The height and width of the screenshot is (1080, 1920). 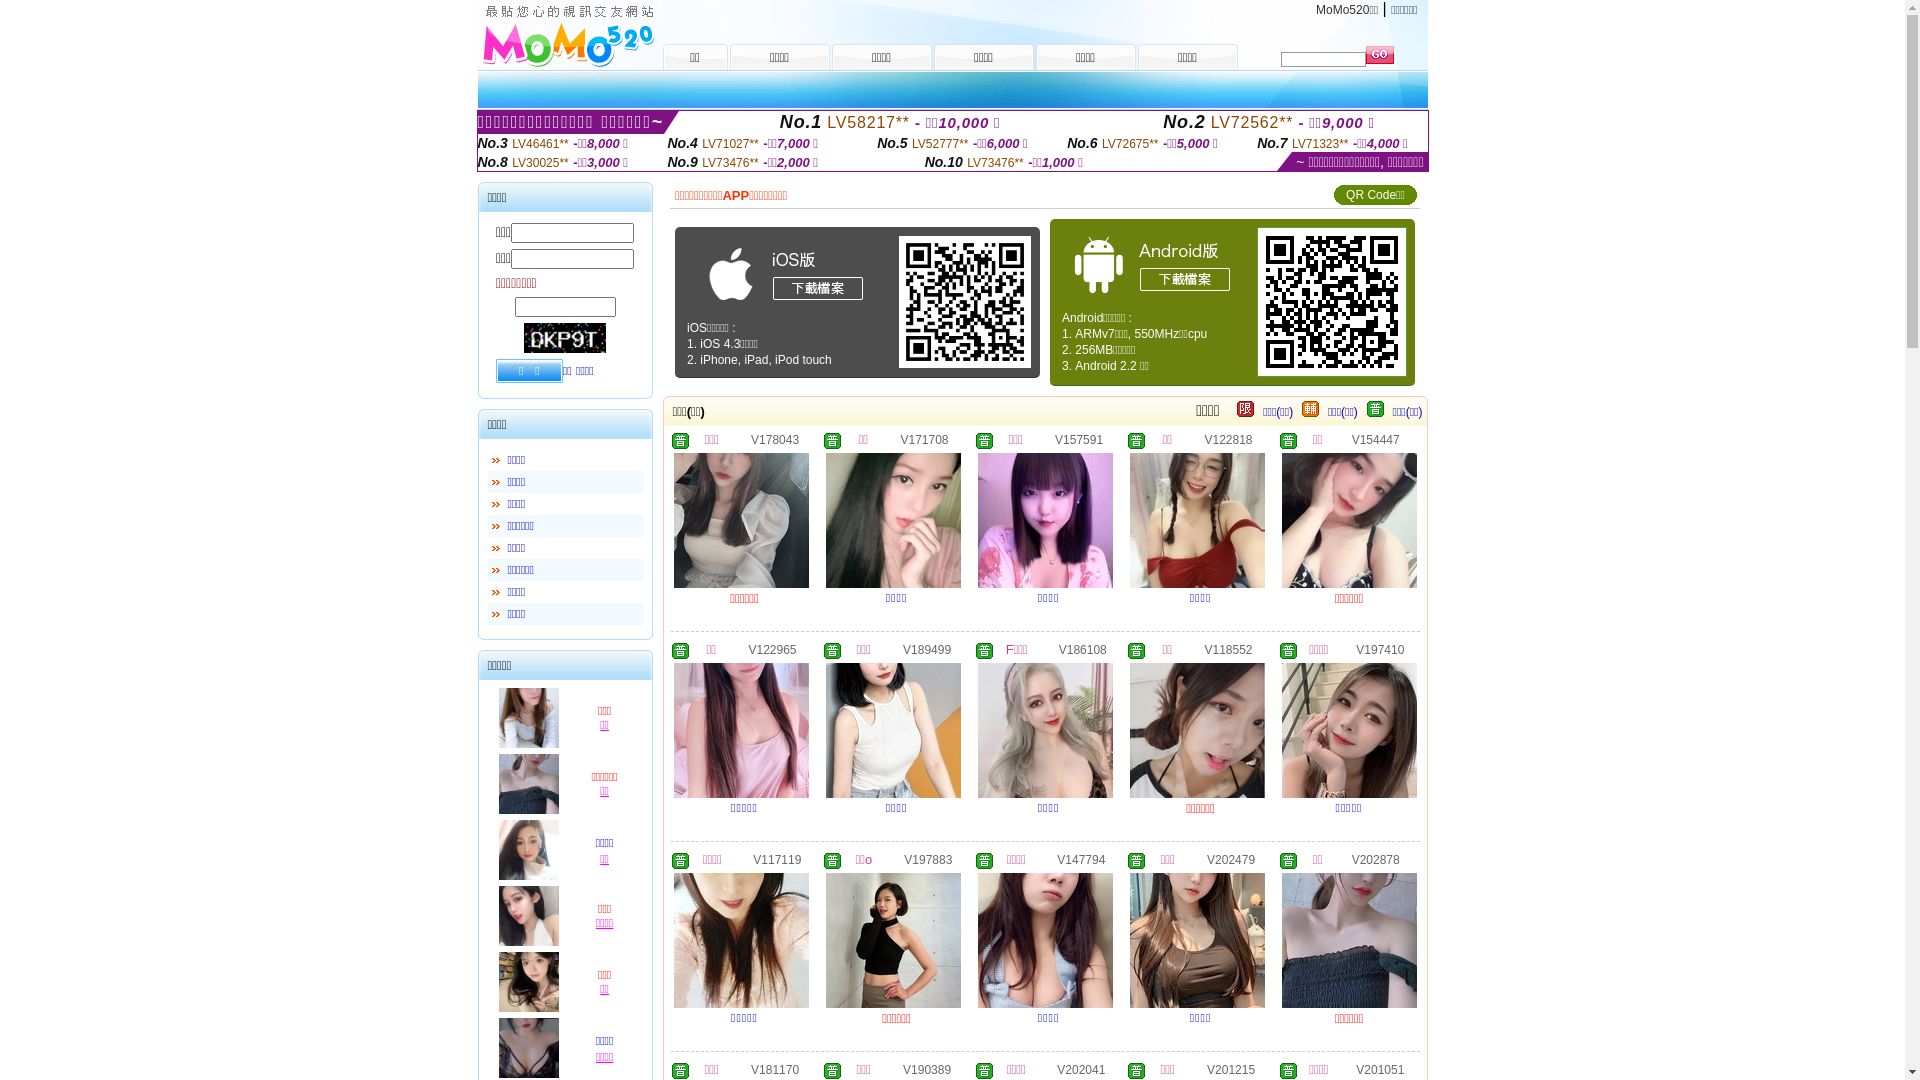 I want to click on 'V189499', so click(x=925, y=648).